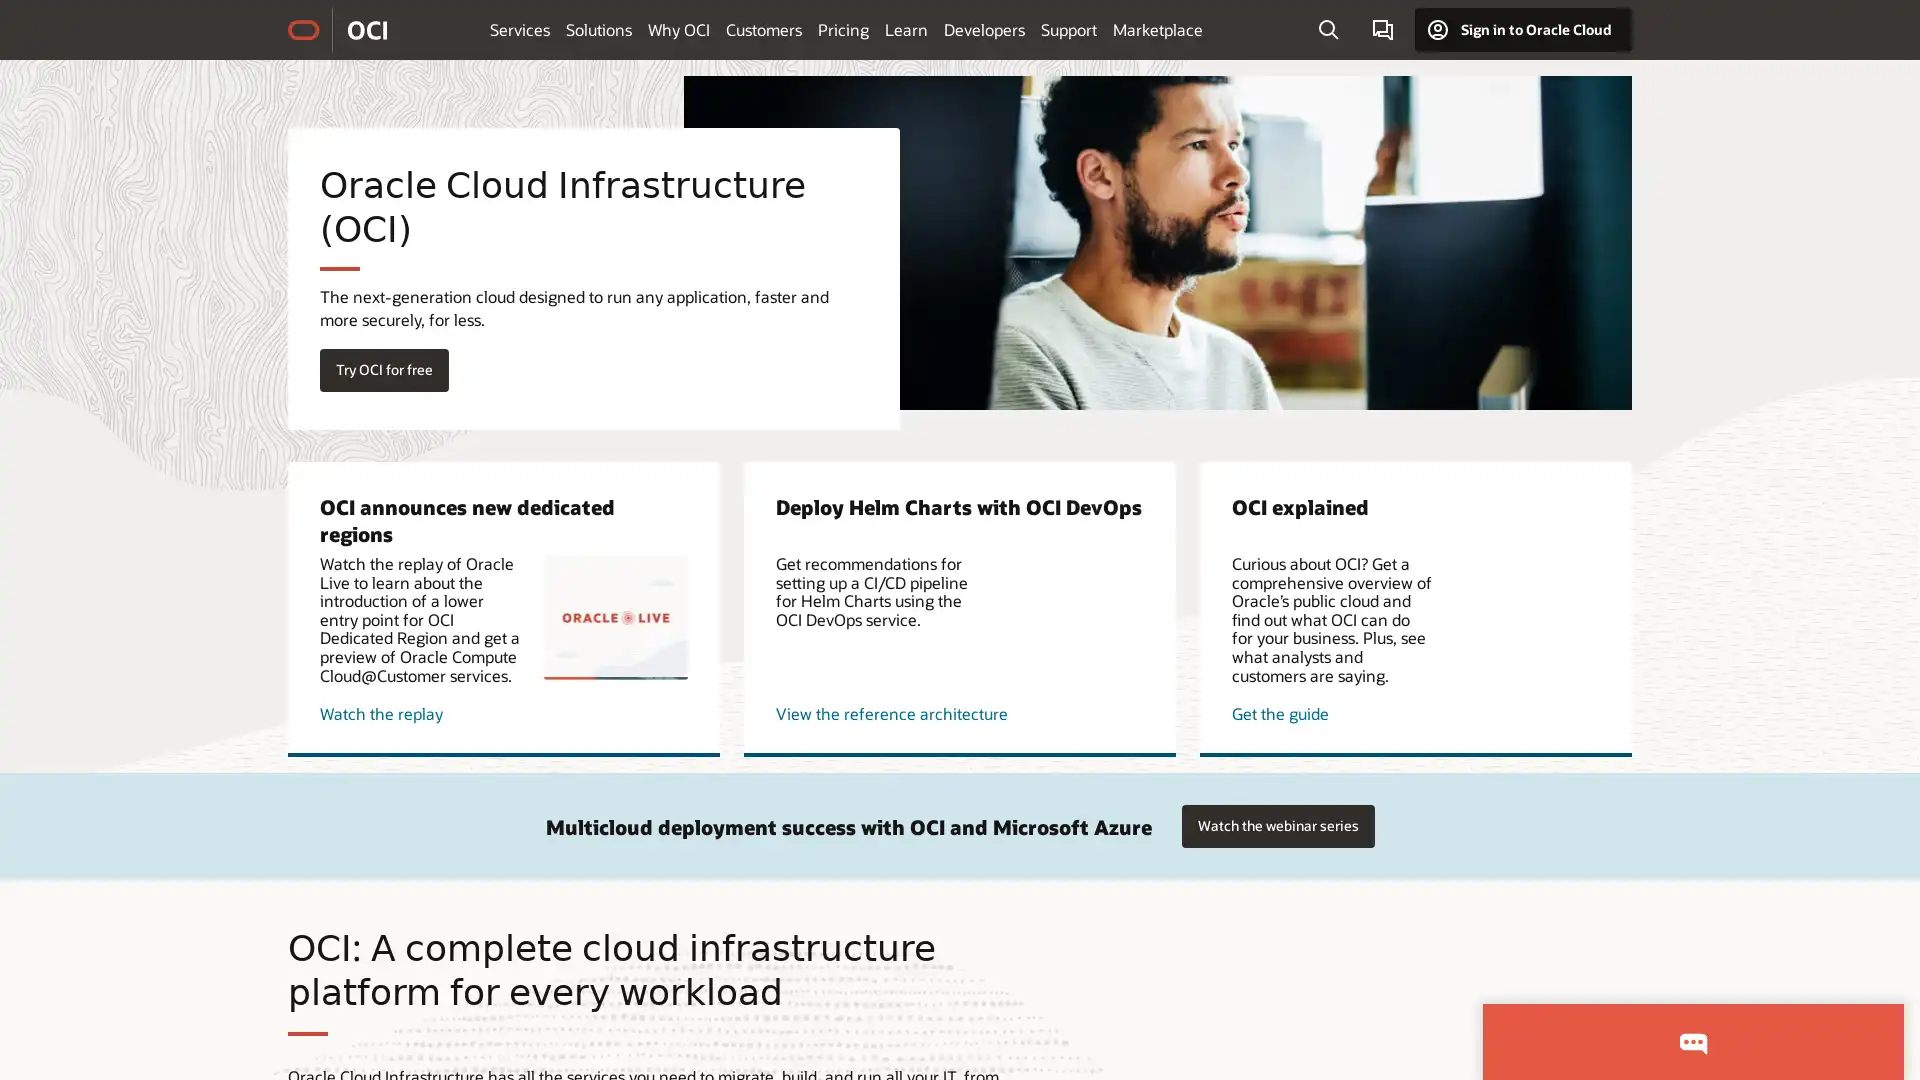 The width and height of the screenshot is (1920, 1080). What do you see at coordinates (984, 29) in the screenshot?
I see `Developers` at bounding box center [984, 29].